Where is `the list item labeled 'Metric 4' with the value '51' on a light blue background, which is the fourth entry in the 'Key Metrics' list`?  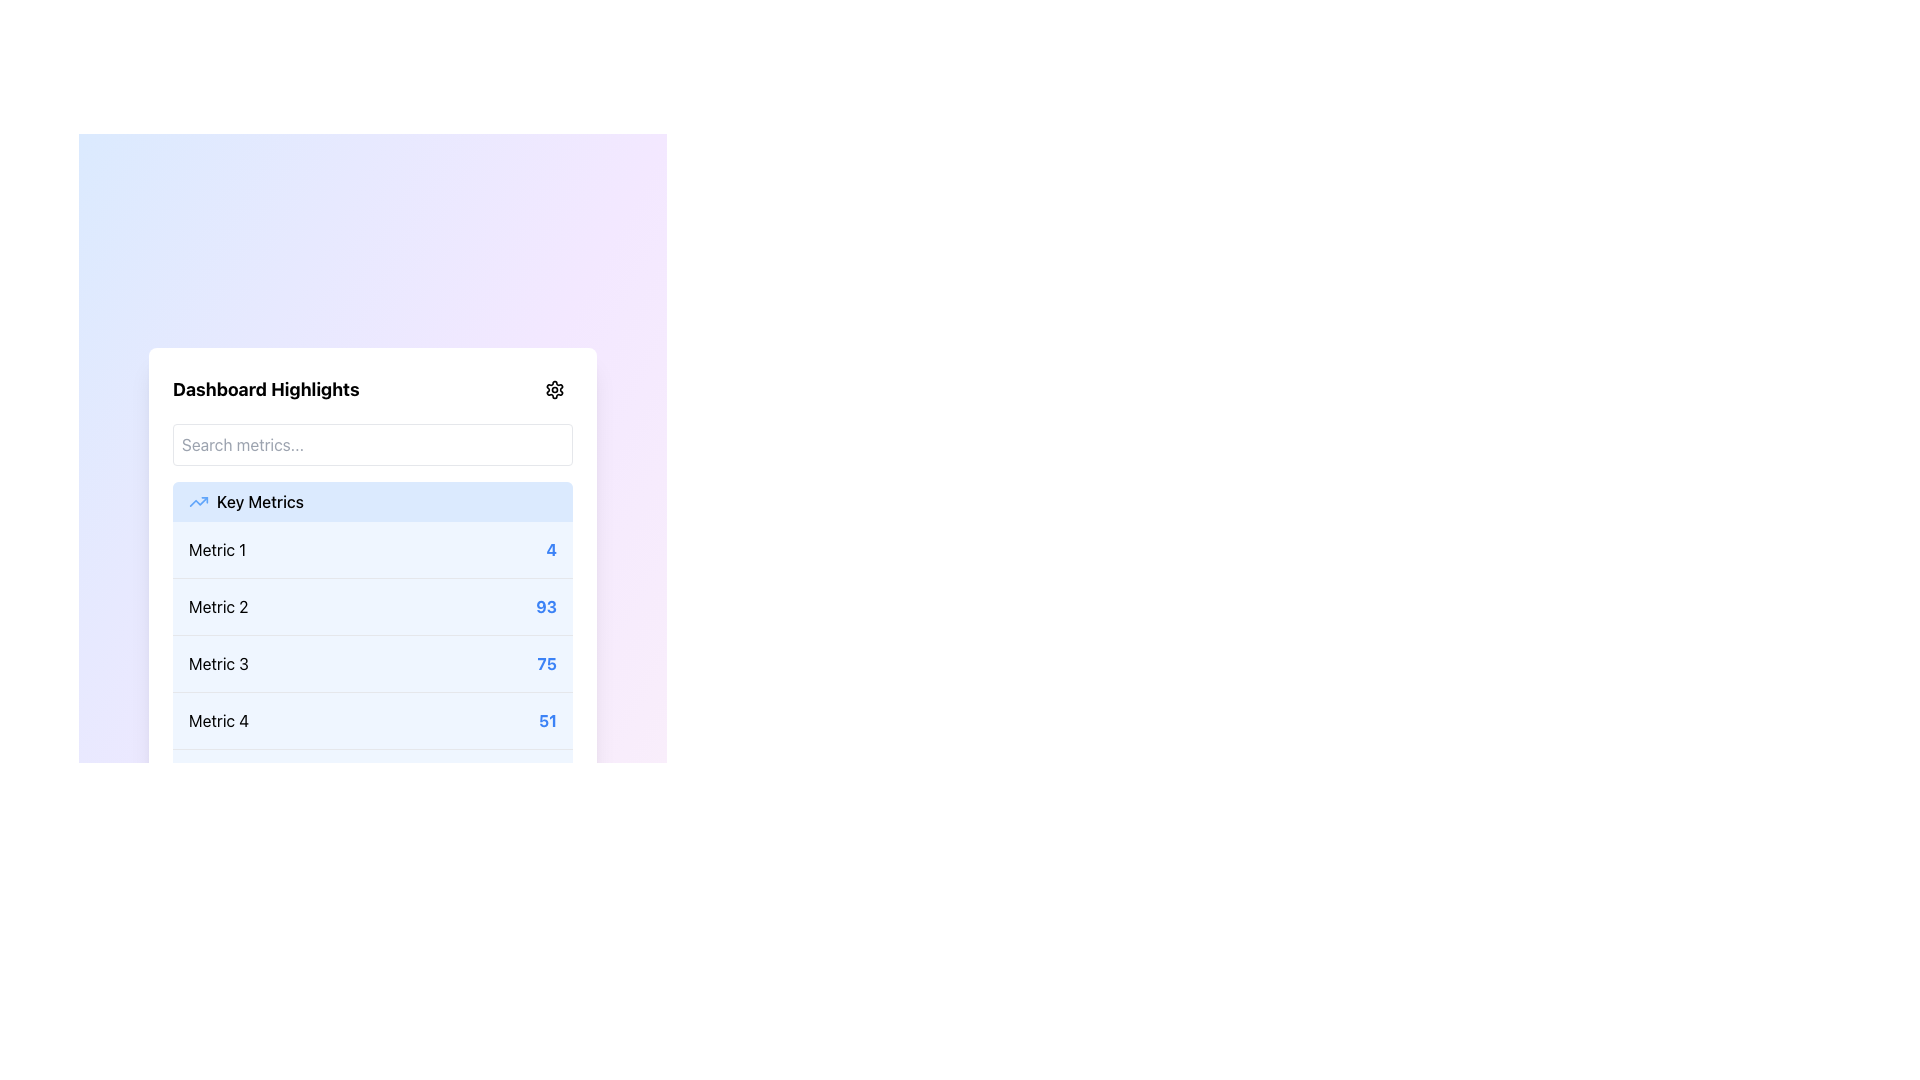
the list item labeled 'Metric 4' with the value '51' on a light blue background, which is the fourth entry in the 'Key Metrics' list is located at coordinates (373, 720).